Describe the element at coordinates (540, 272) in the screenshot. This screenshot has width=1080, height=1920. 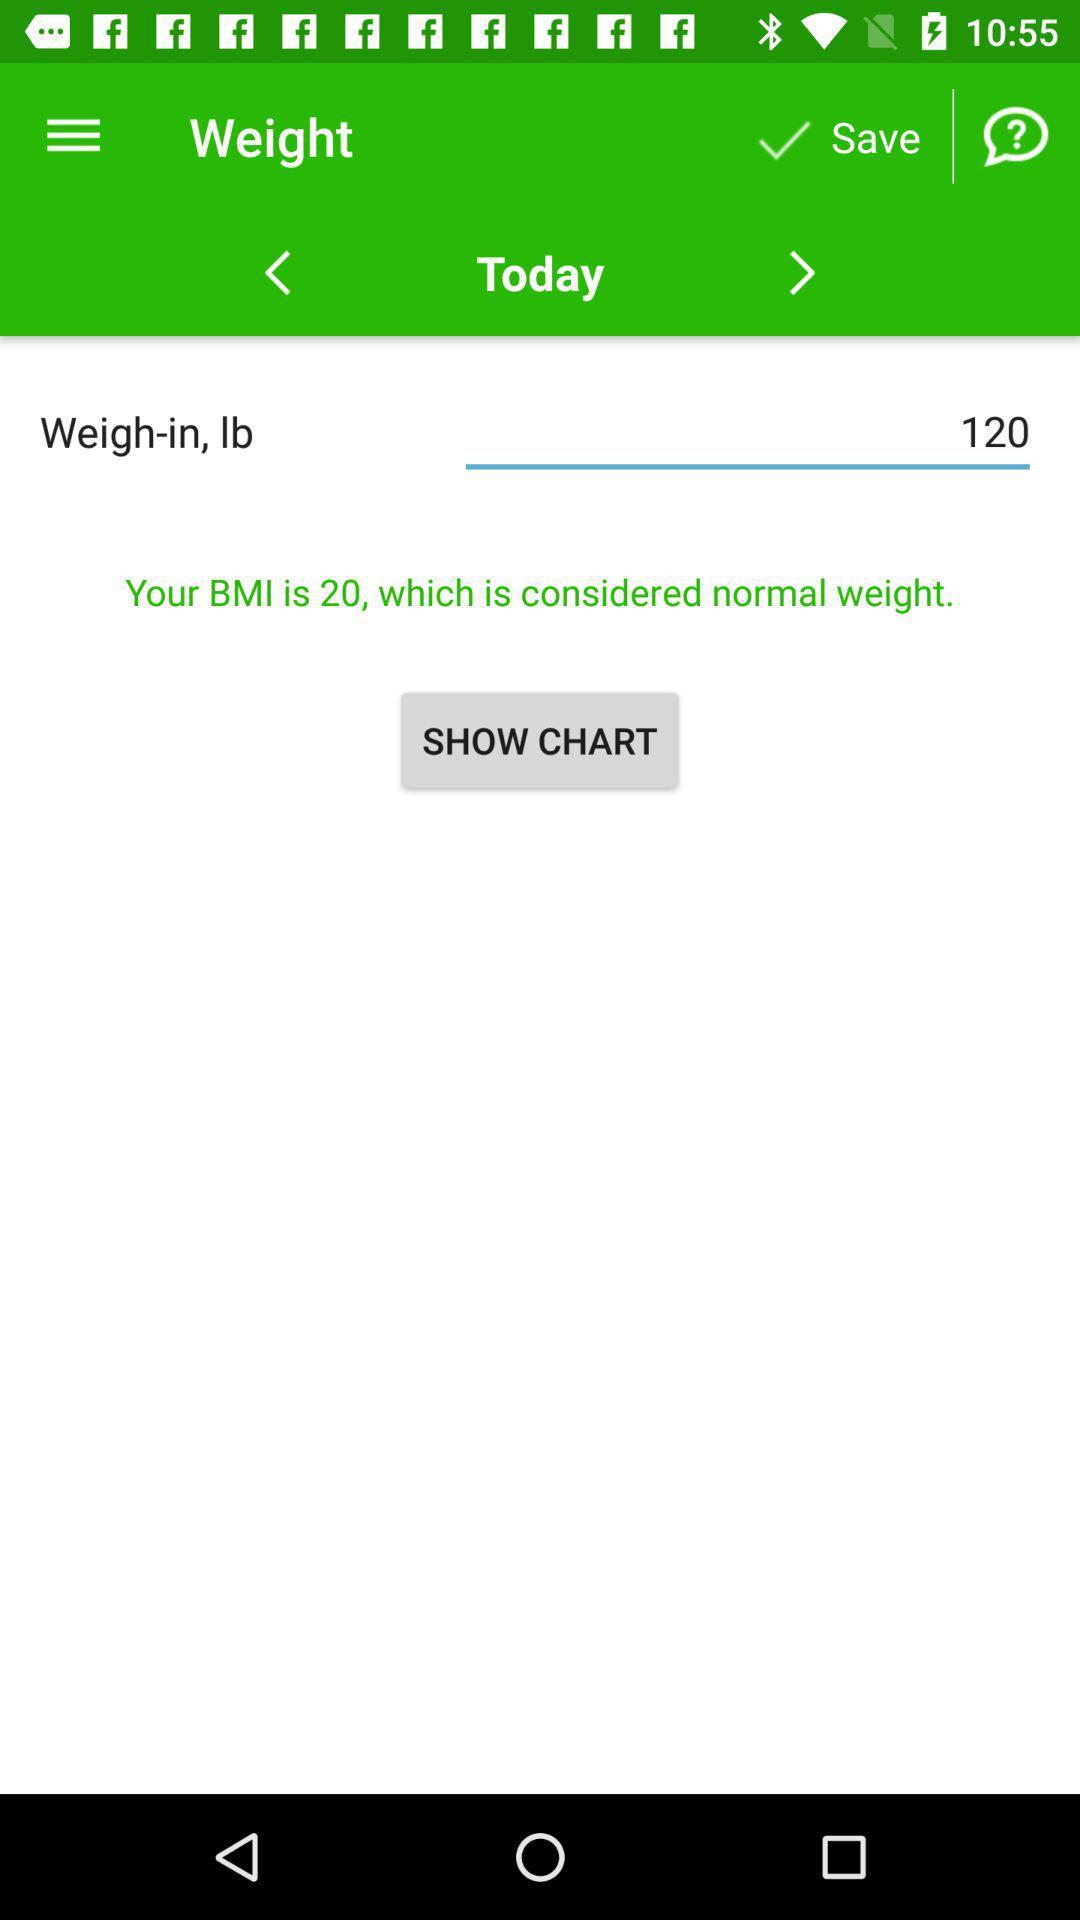
I see `icon above the 120 icon` at that location.